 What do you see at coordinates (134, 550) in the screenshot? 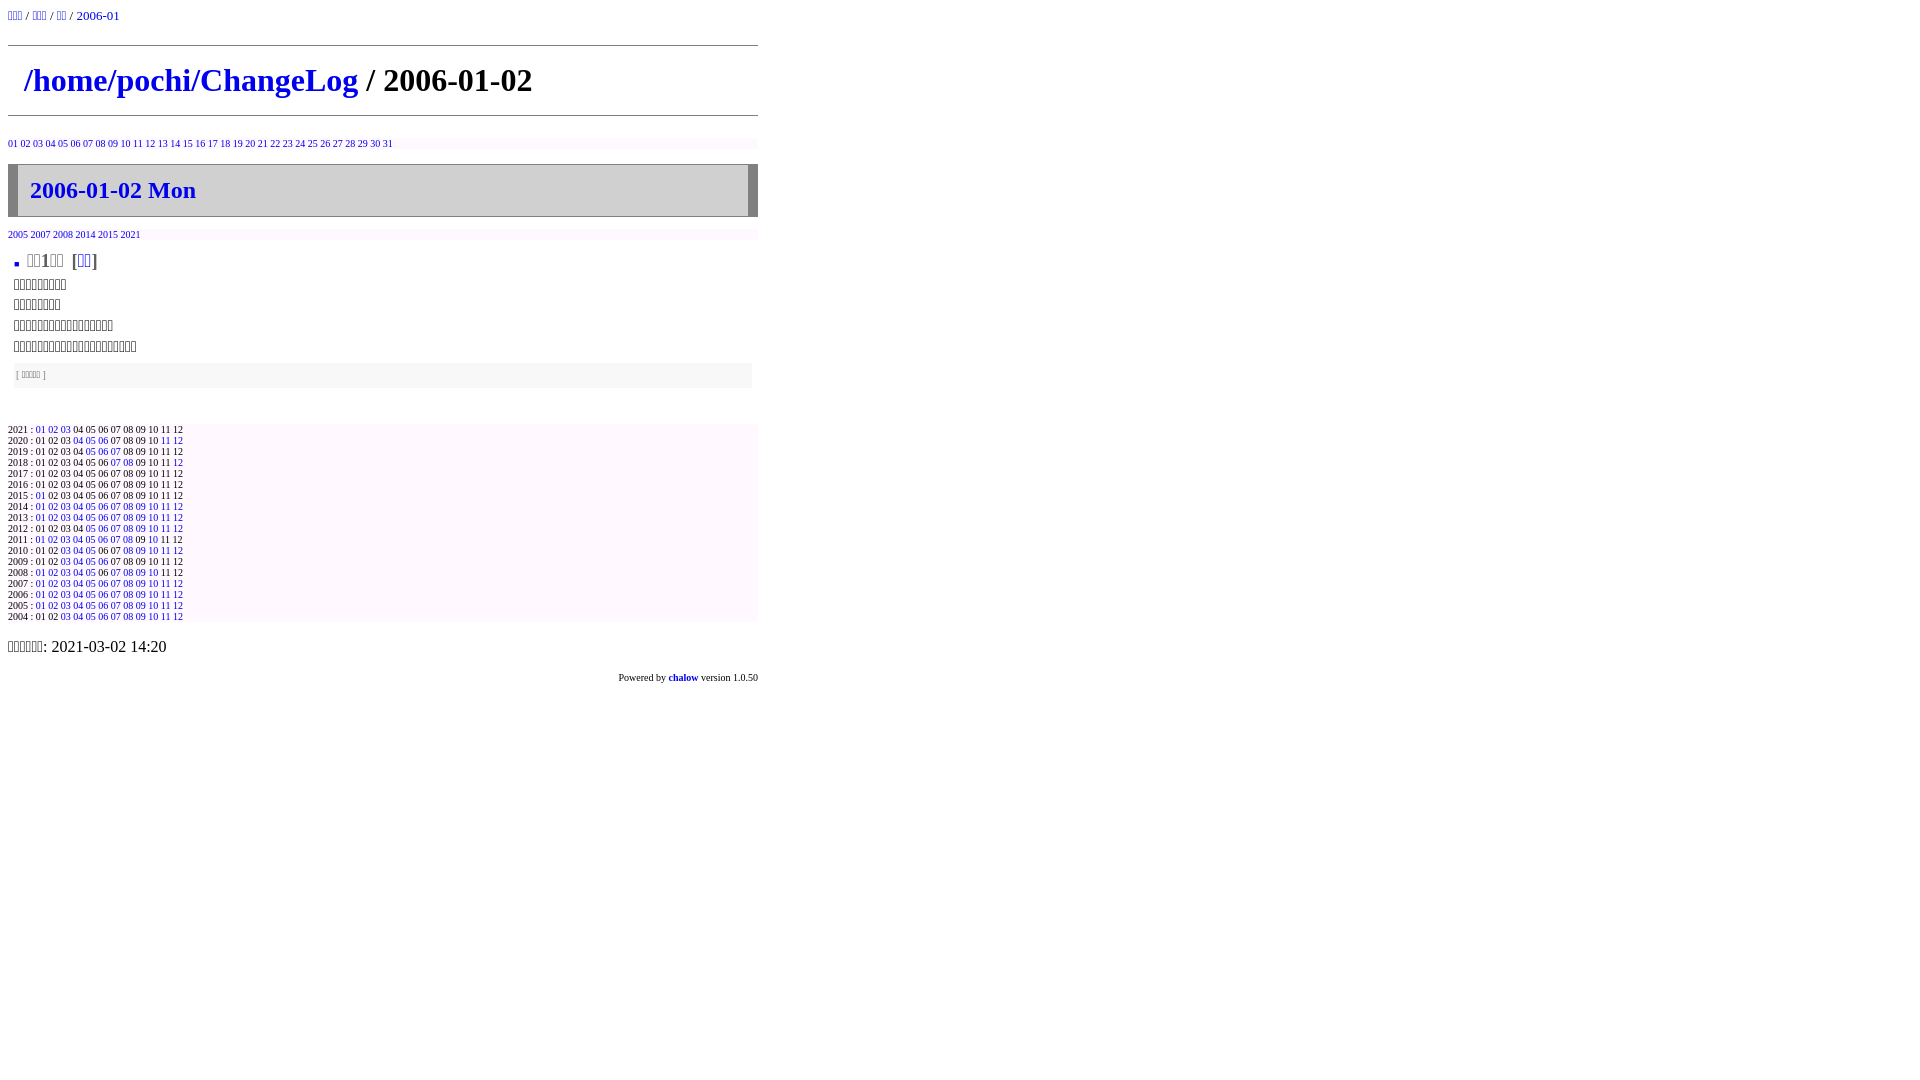
I see `'09'` at bounding box center [134, 550].